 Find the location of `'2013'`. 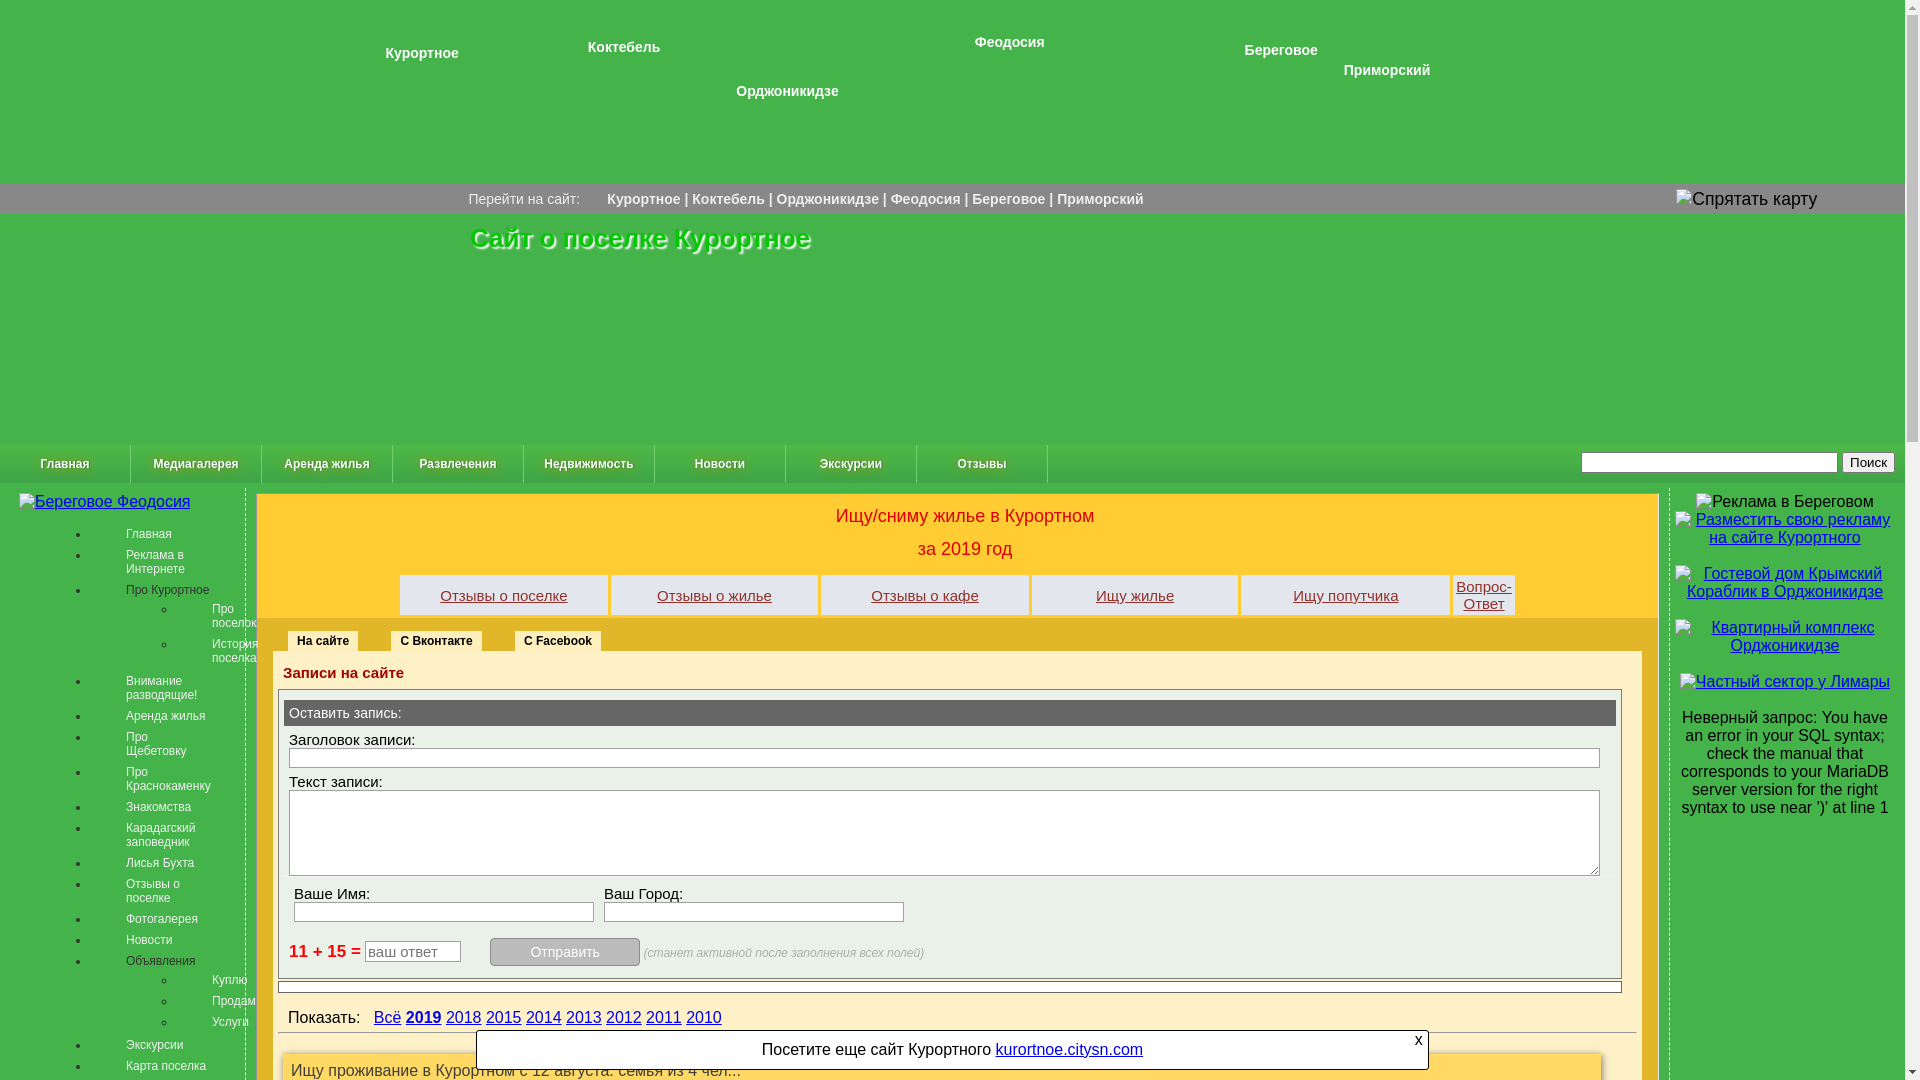

'2013' is located at coordinates (583, 1017).